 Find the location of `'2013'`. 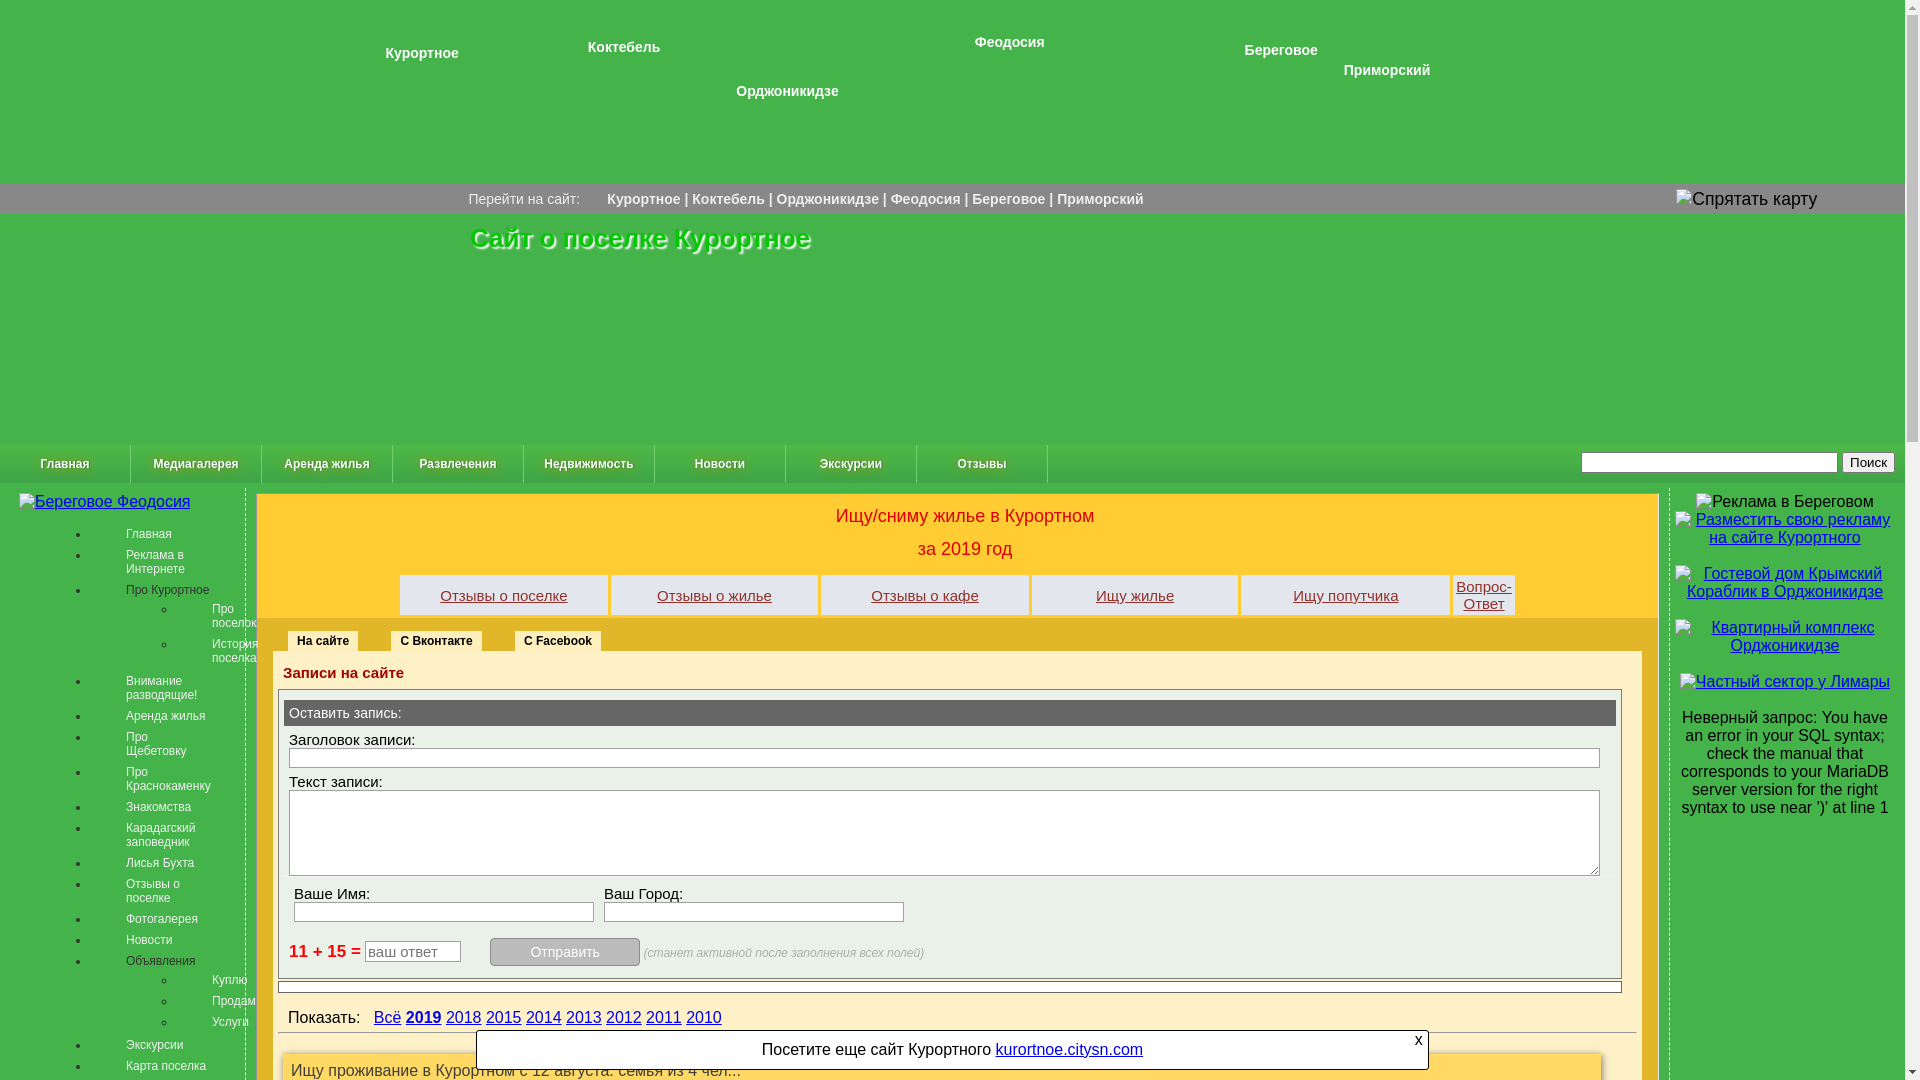

'2013' is located at coordinates (583, 1017).